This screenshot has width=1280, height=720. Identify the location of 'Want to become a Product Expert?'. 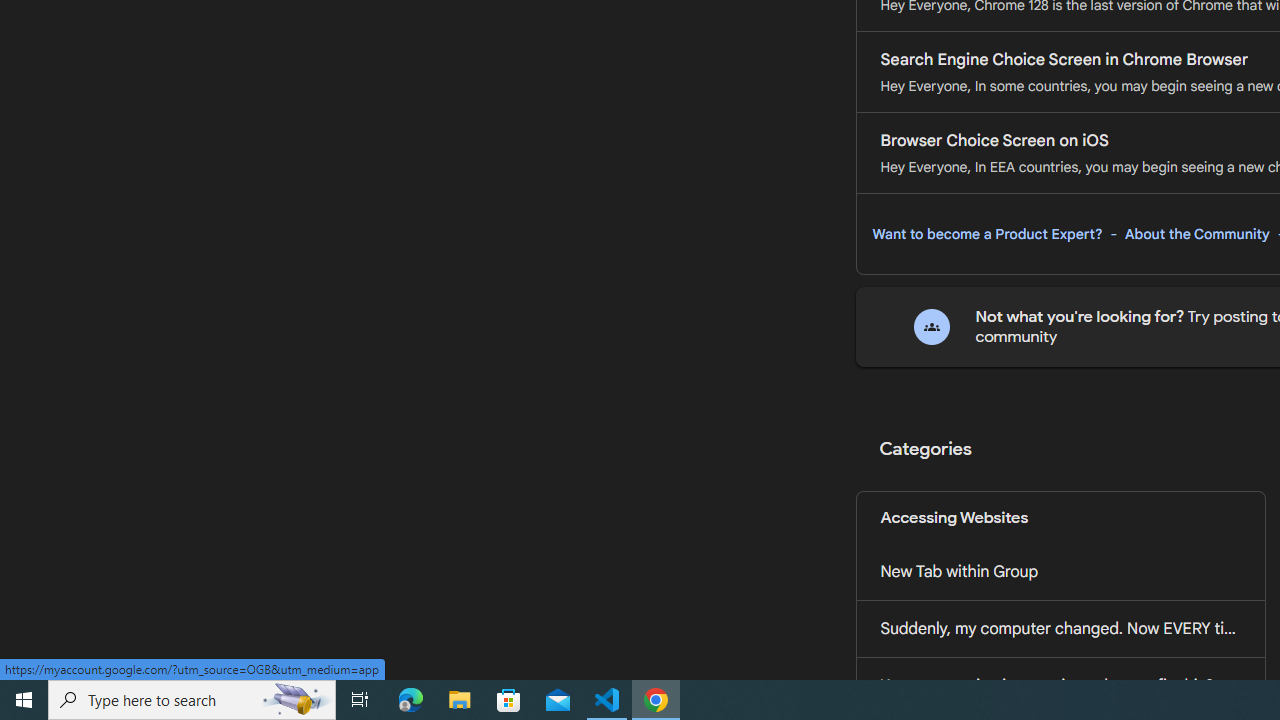
(987, 233).